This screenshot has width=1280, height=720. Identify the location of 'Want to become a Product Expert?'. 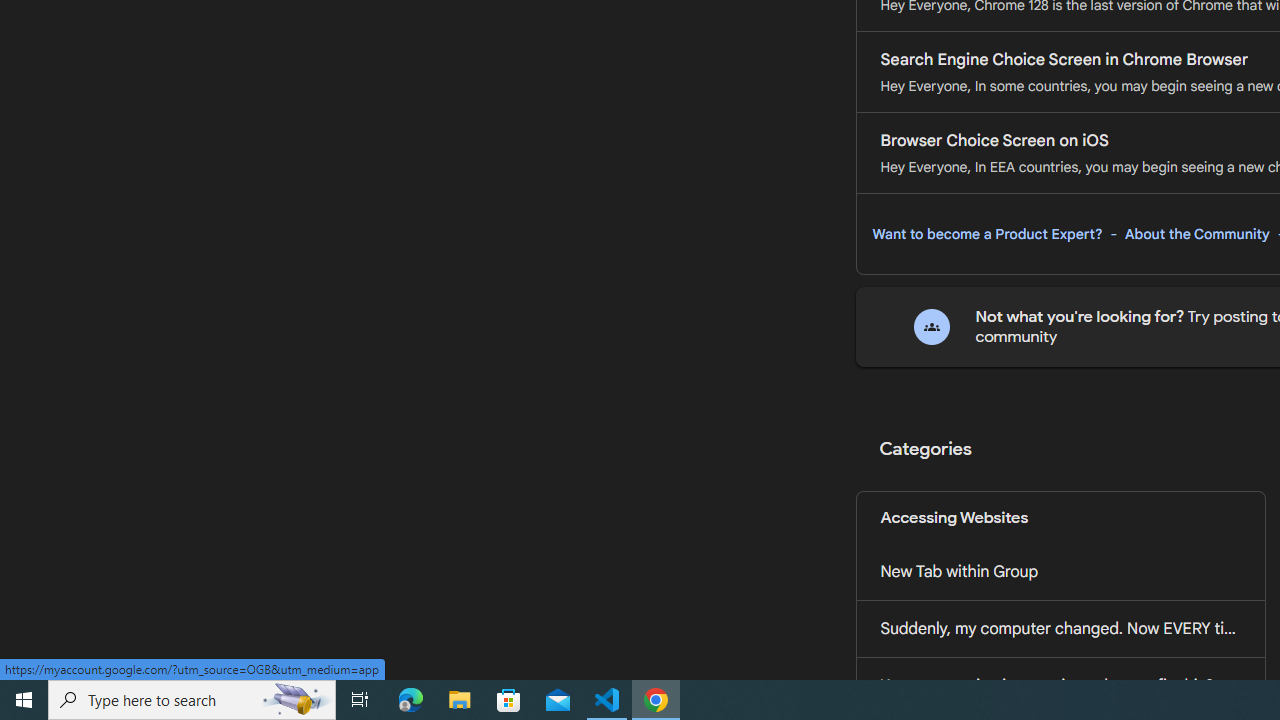
(987, 233).